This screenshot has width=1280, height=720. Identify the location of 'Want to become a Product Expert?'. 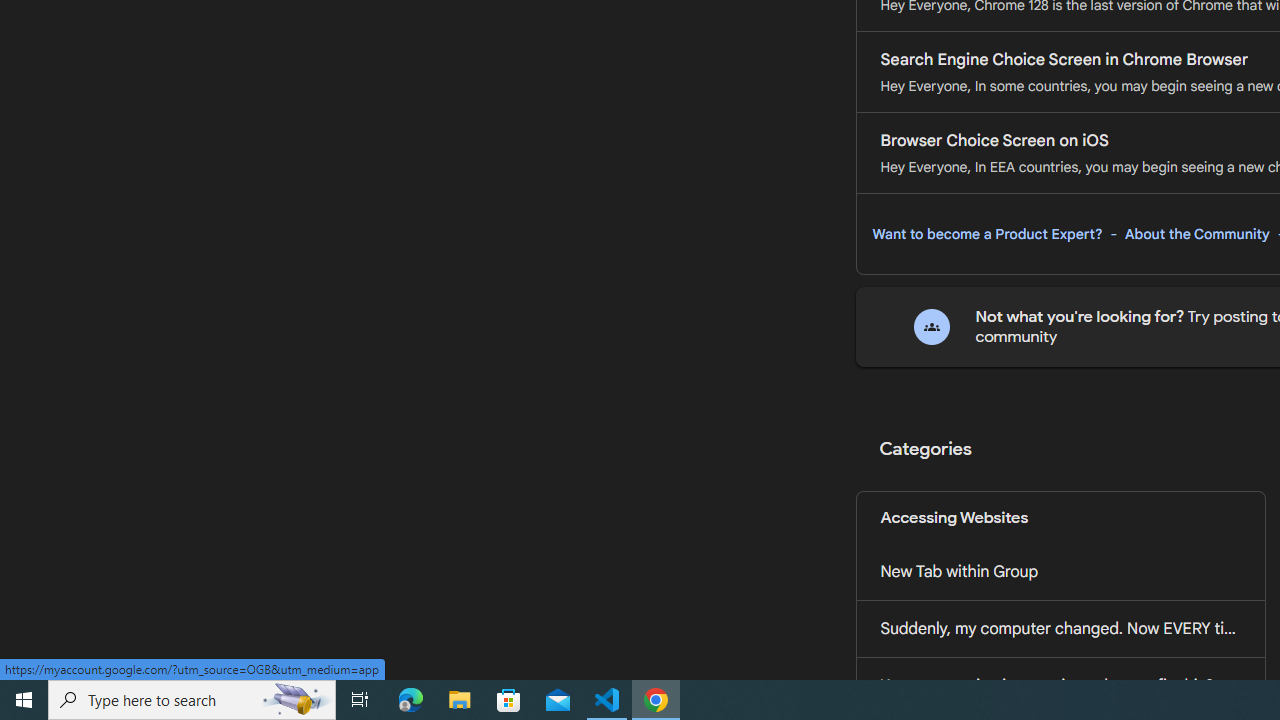
(987, 233).